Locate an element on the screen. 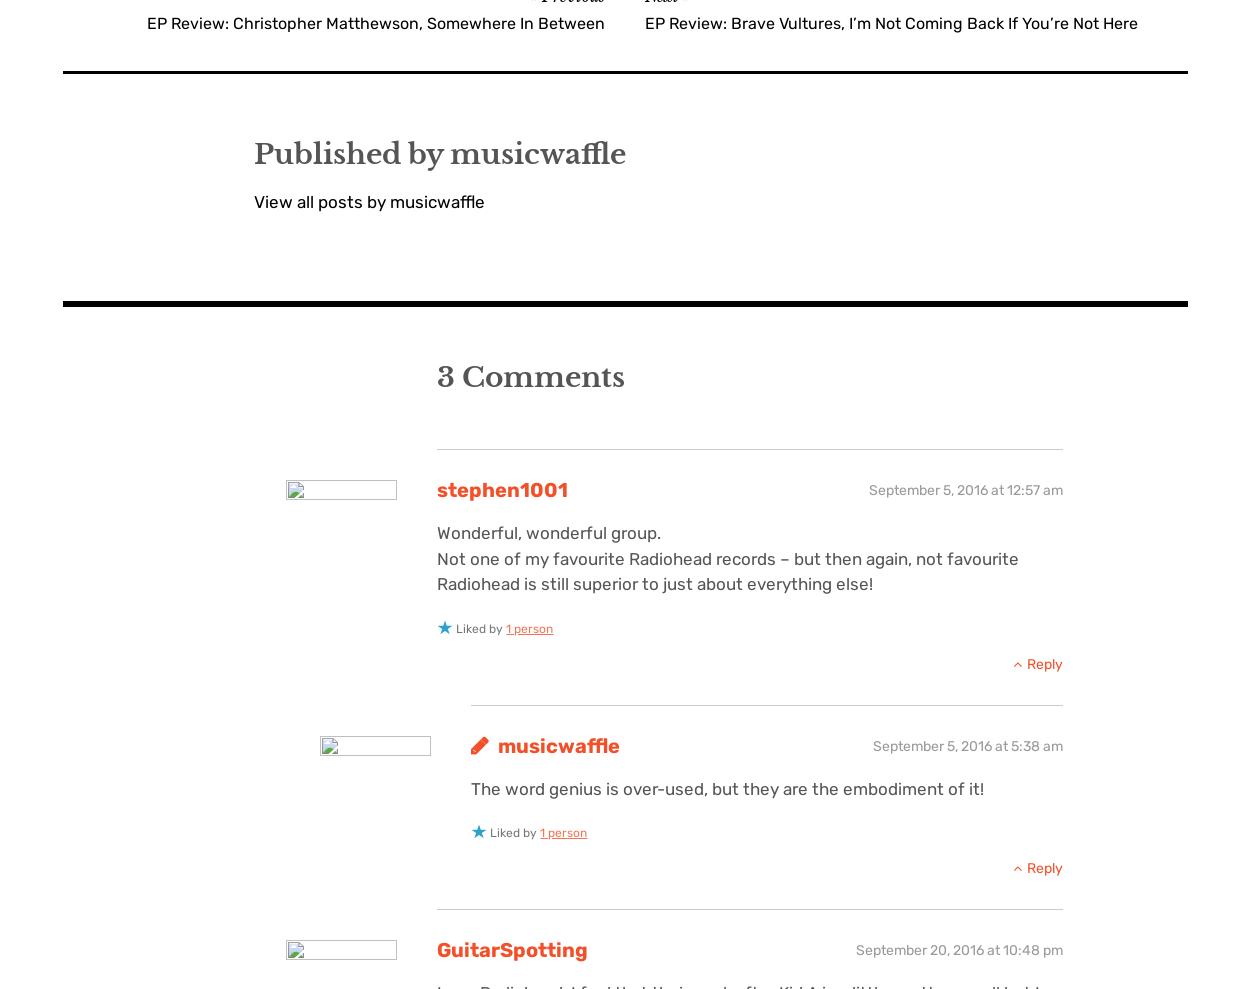 The height and width of the screenshot is (989, 1250). '3 Comments' is located at coordinates (531, 376).